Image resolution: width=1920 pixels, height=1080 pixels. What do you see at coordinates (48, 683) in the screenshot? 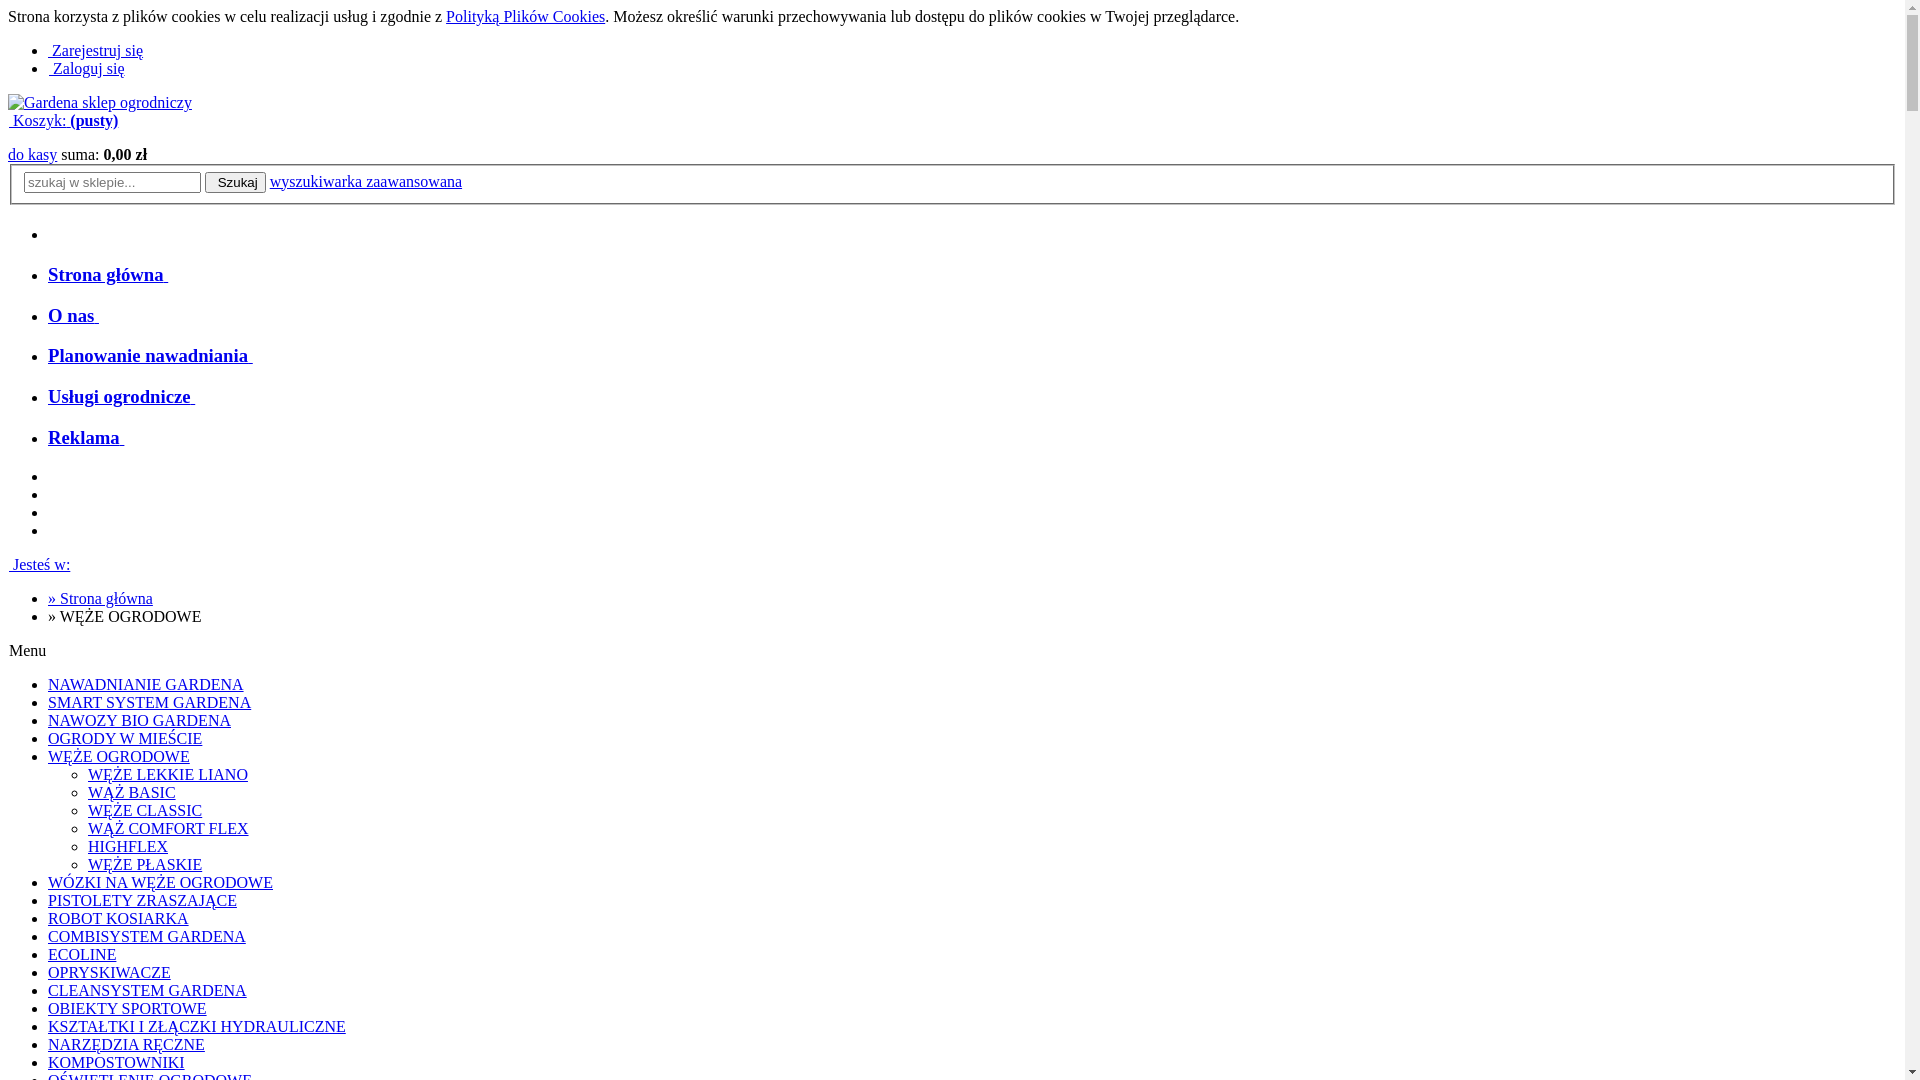
I see `'NAWADNIANIE GARDENA'` at bounding box center [48, 683].